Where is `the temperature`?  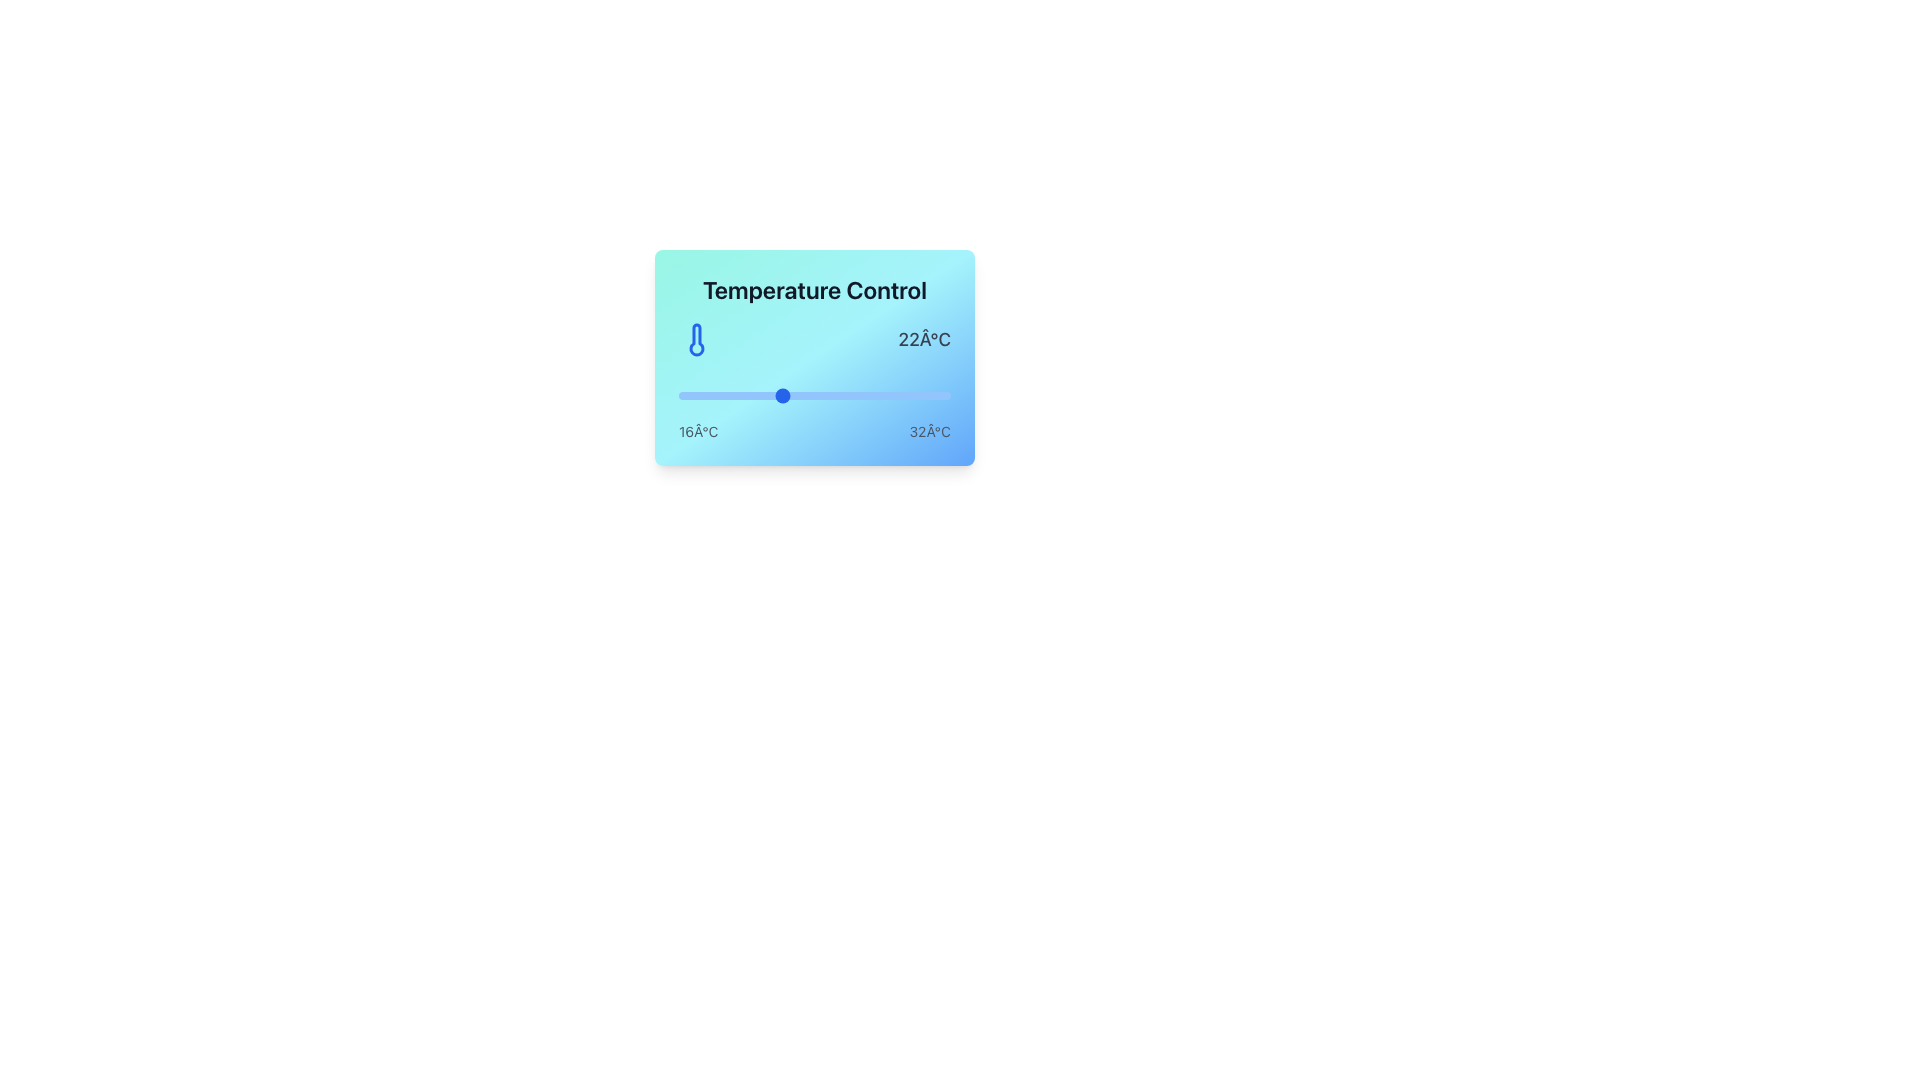 the temperature is located at coordinates (796, 396).